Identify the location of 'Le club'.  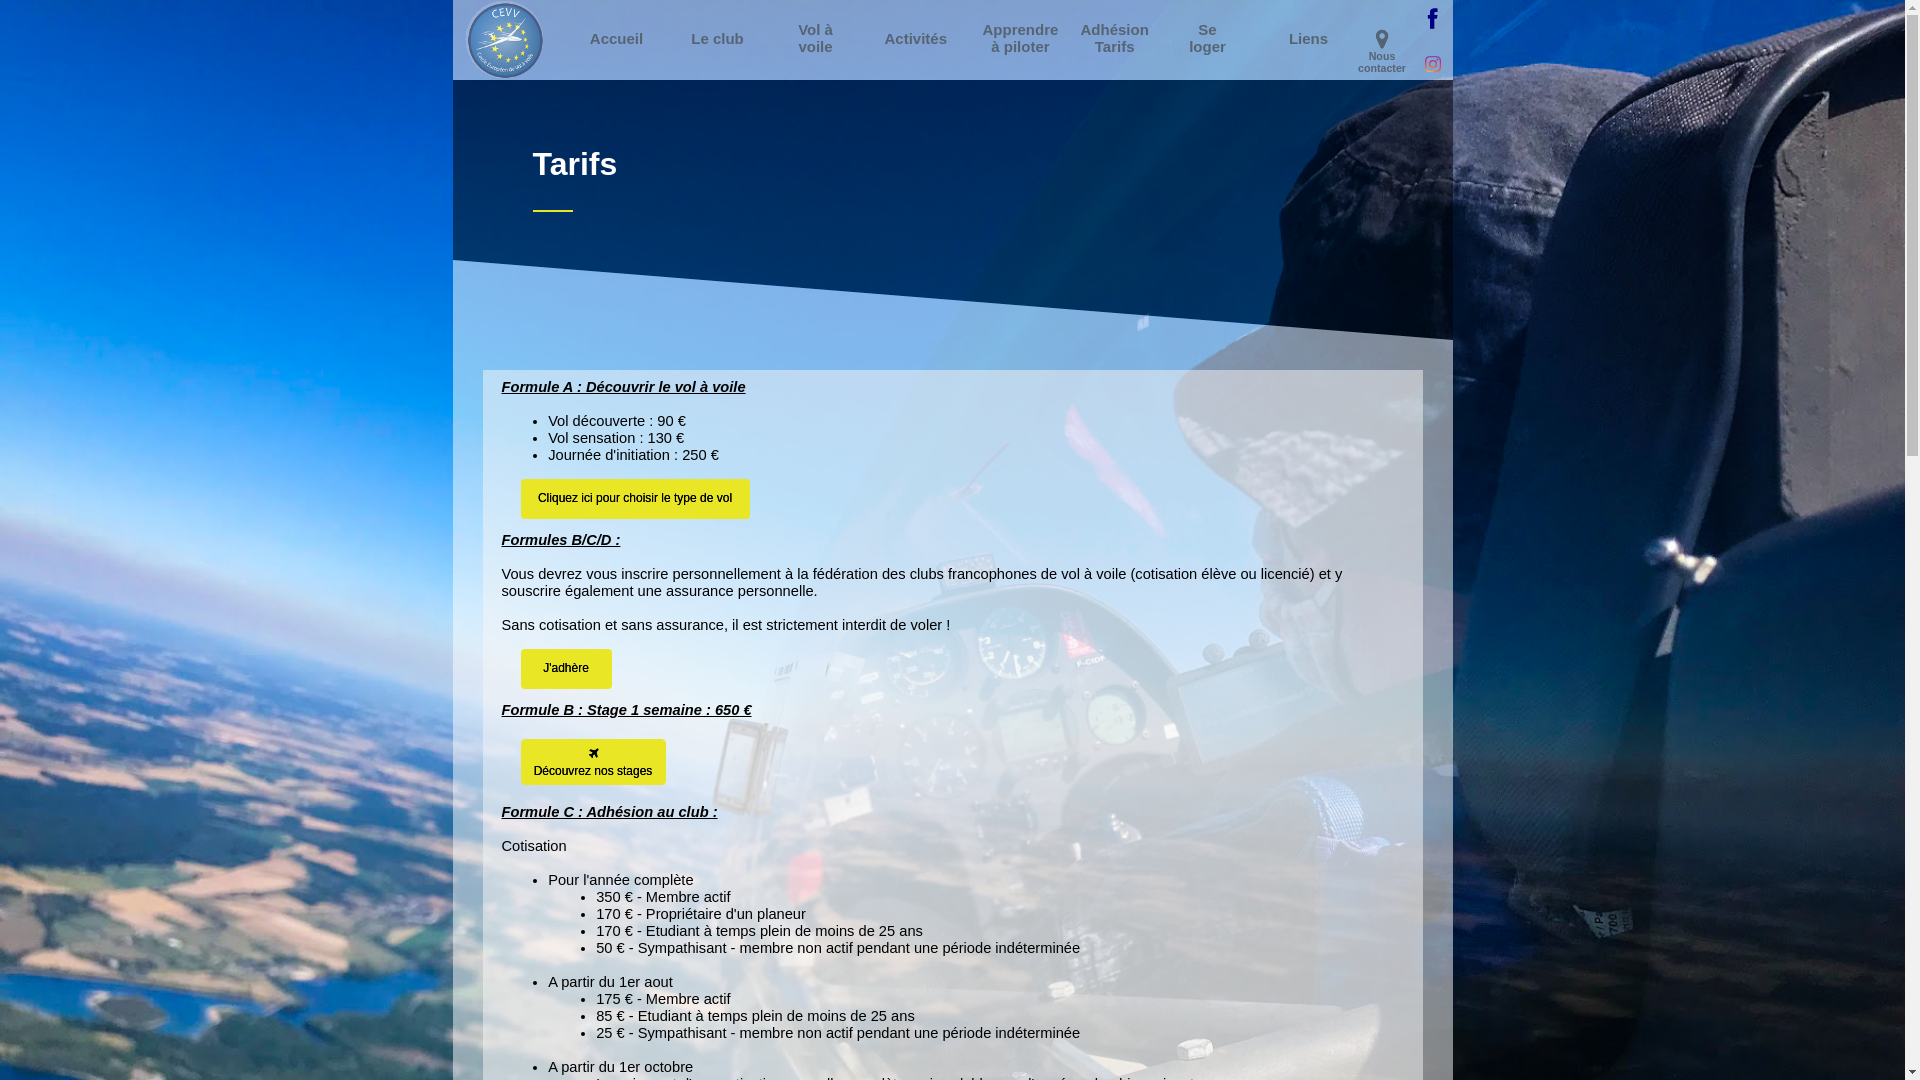
(718, 38).